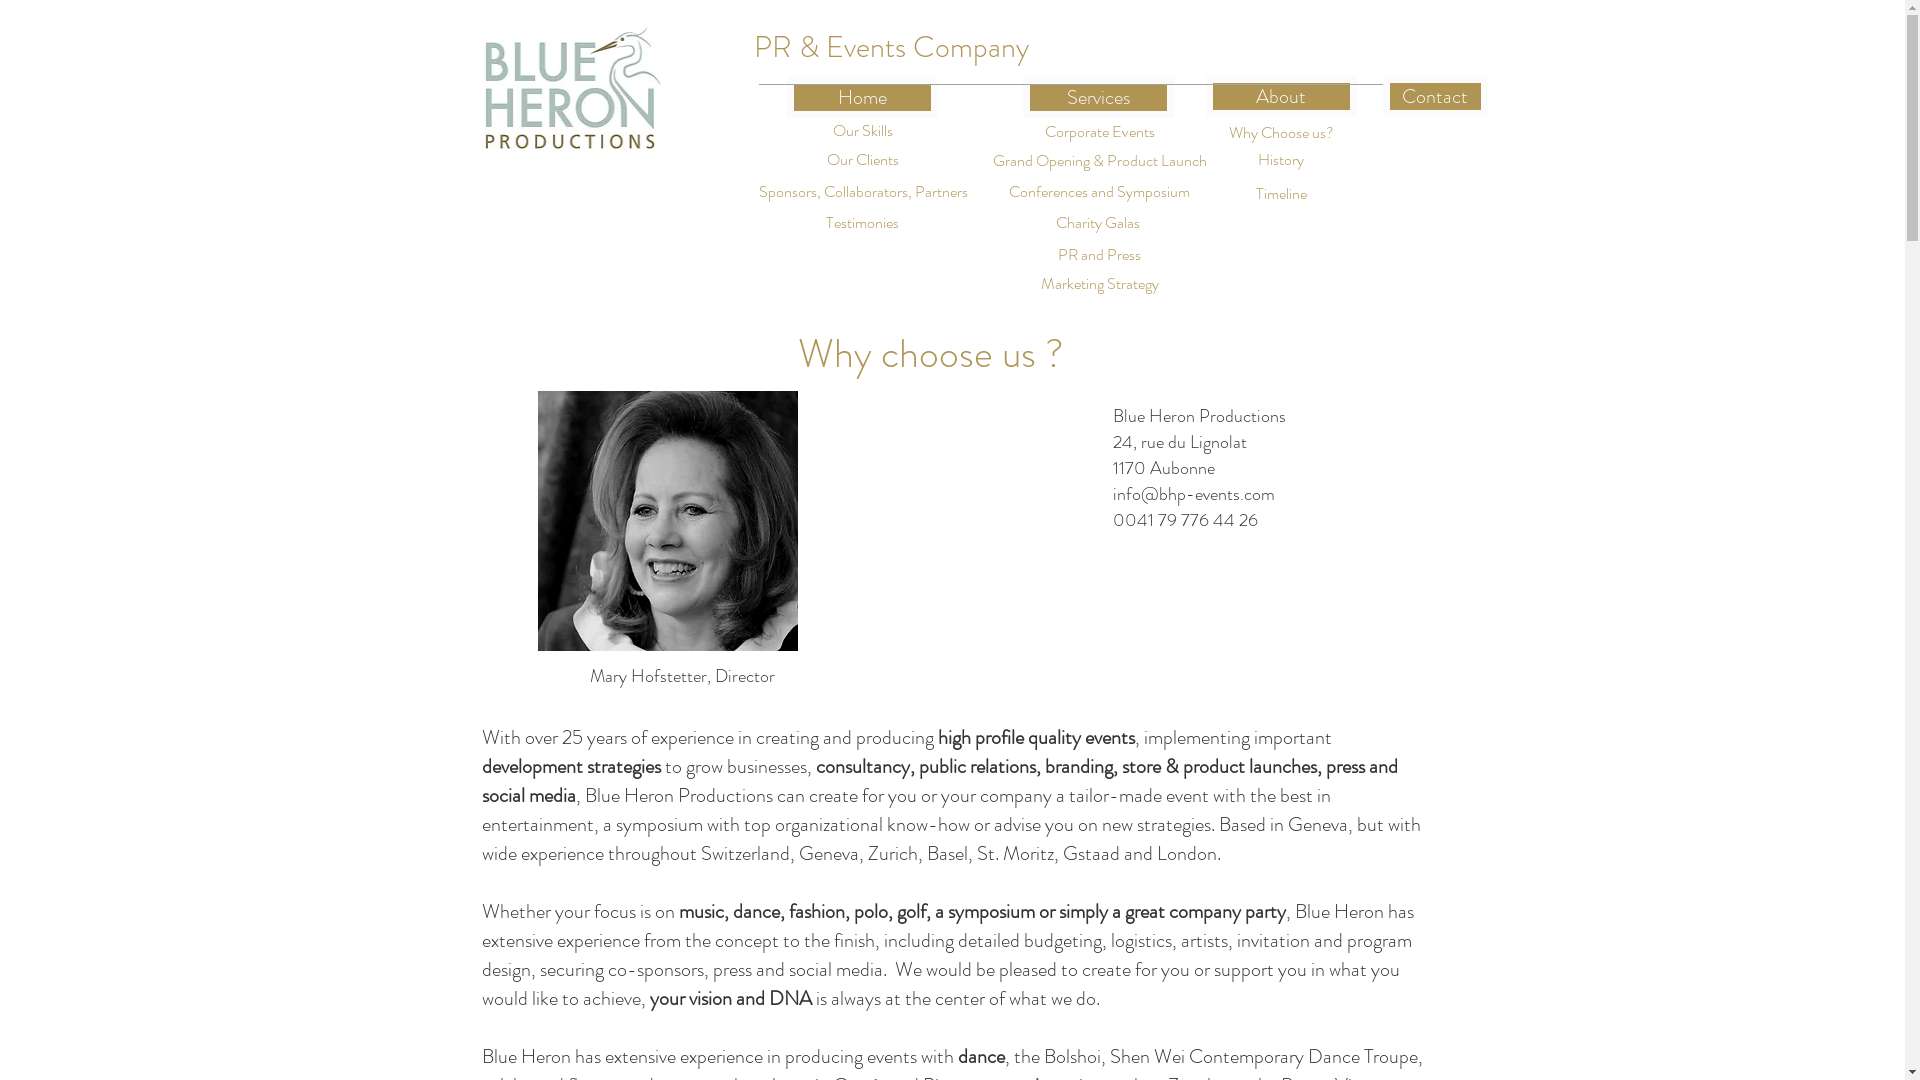 This screenshot has width=1920, height=1080. What do you see at coordinates (1281, 133) in the screenshot?
I see `'Why Choose us?'` at bounding box center [1281, 133].